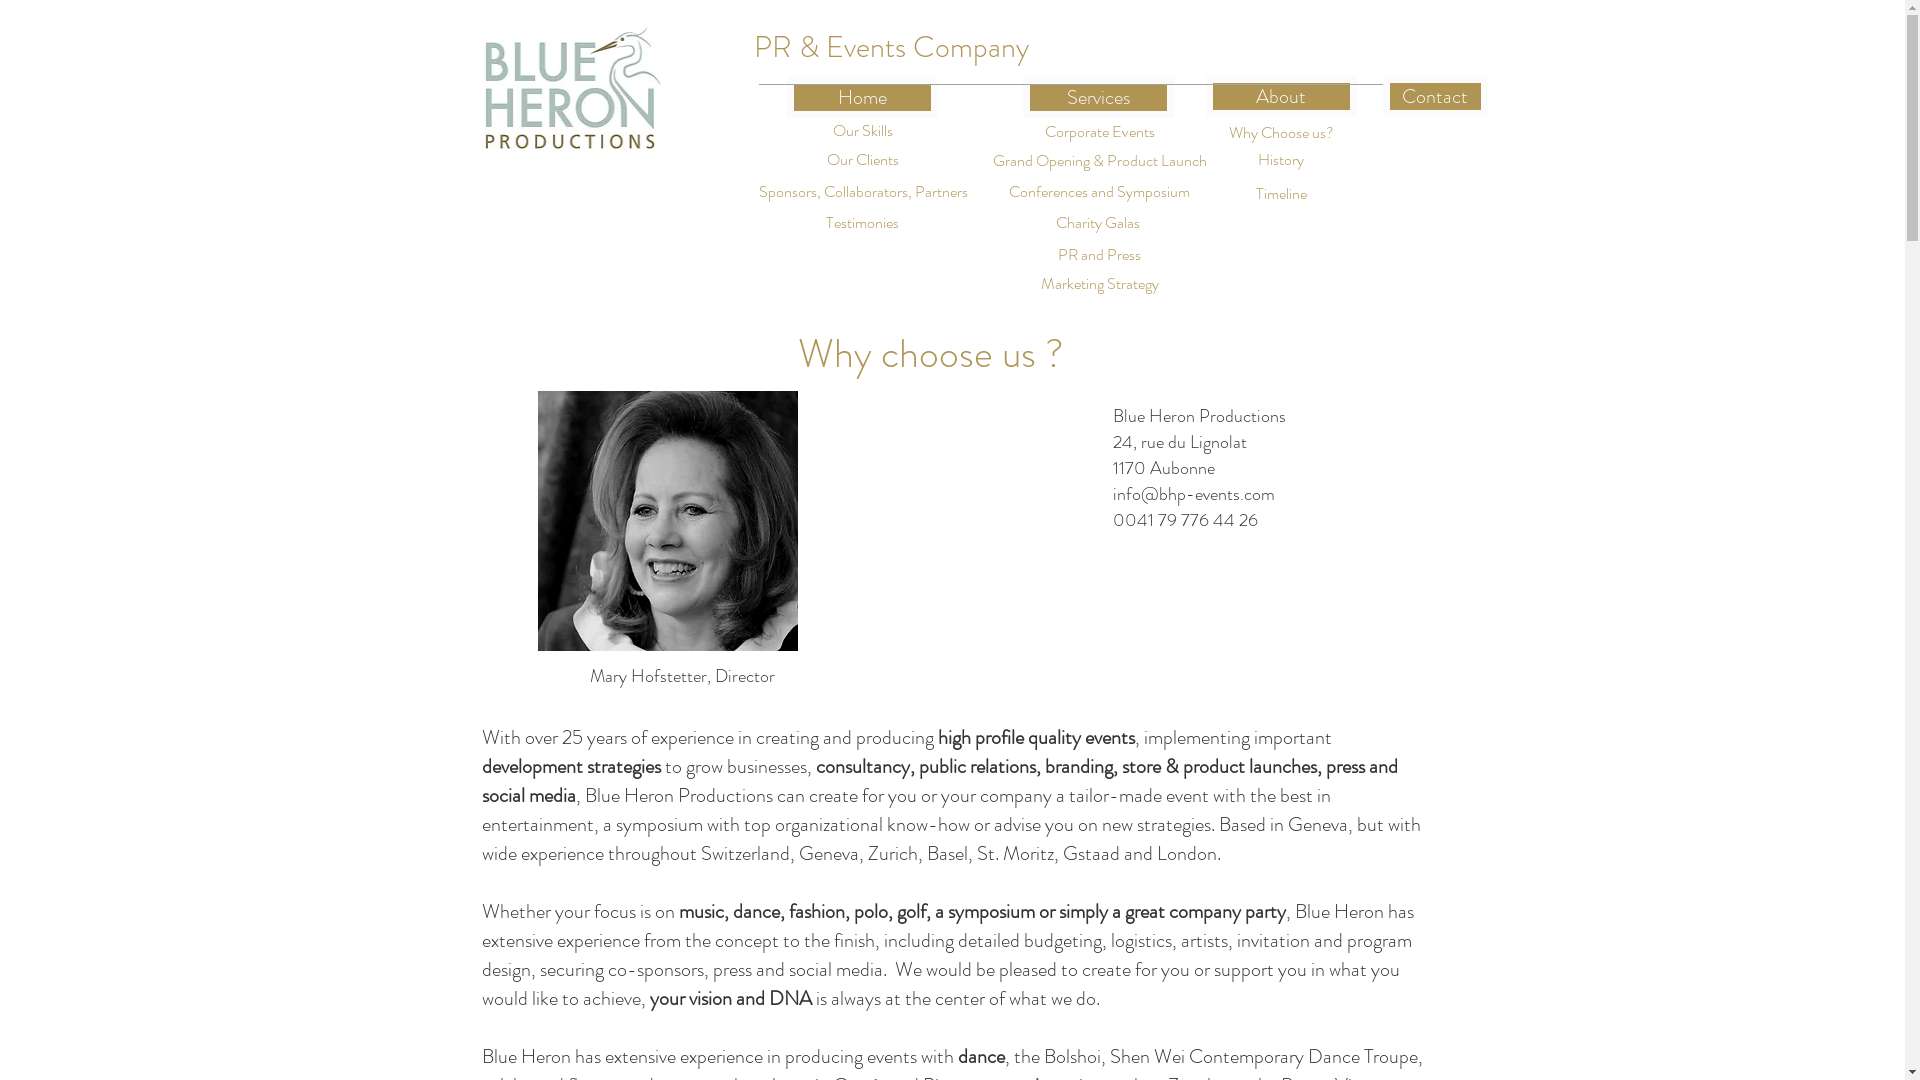 This screenshot has width=1920, height=1080. What do you see at coordinates (1281, 133) in the screenshot?
I see `'Why Choose us?'` at bounding box center [1281, 133].